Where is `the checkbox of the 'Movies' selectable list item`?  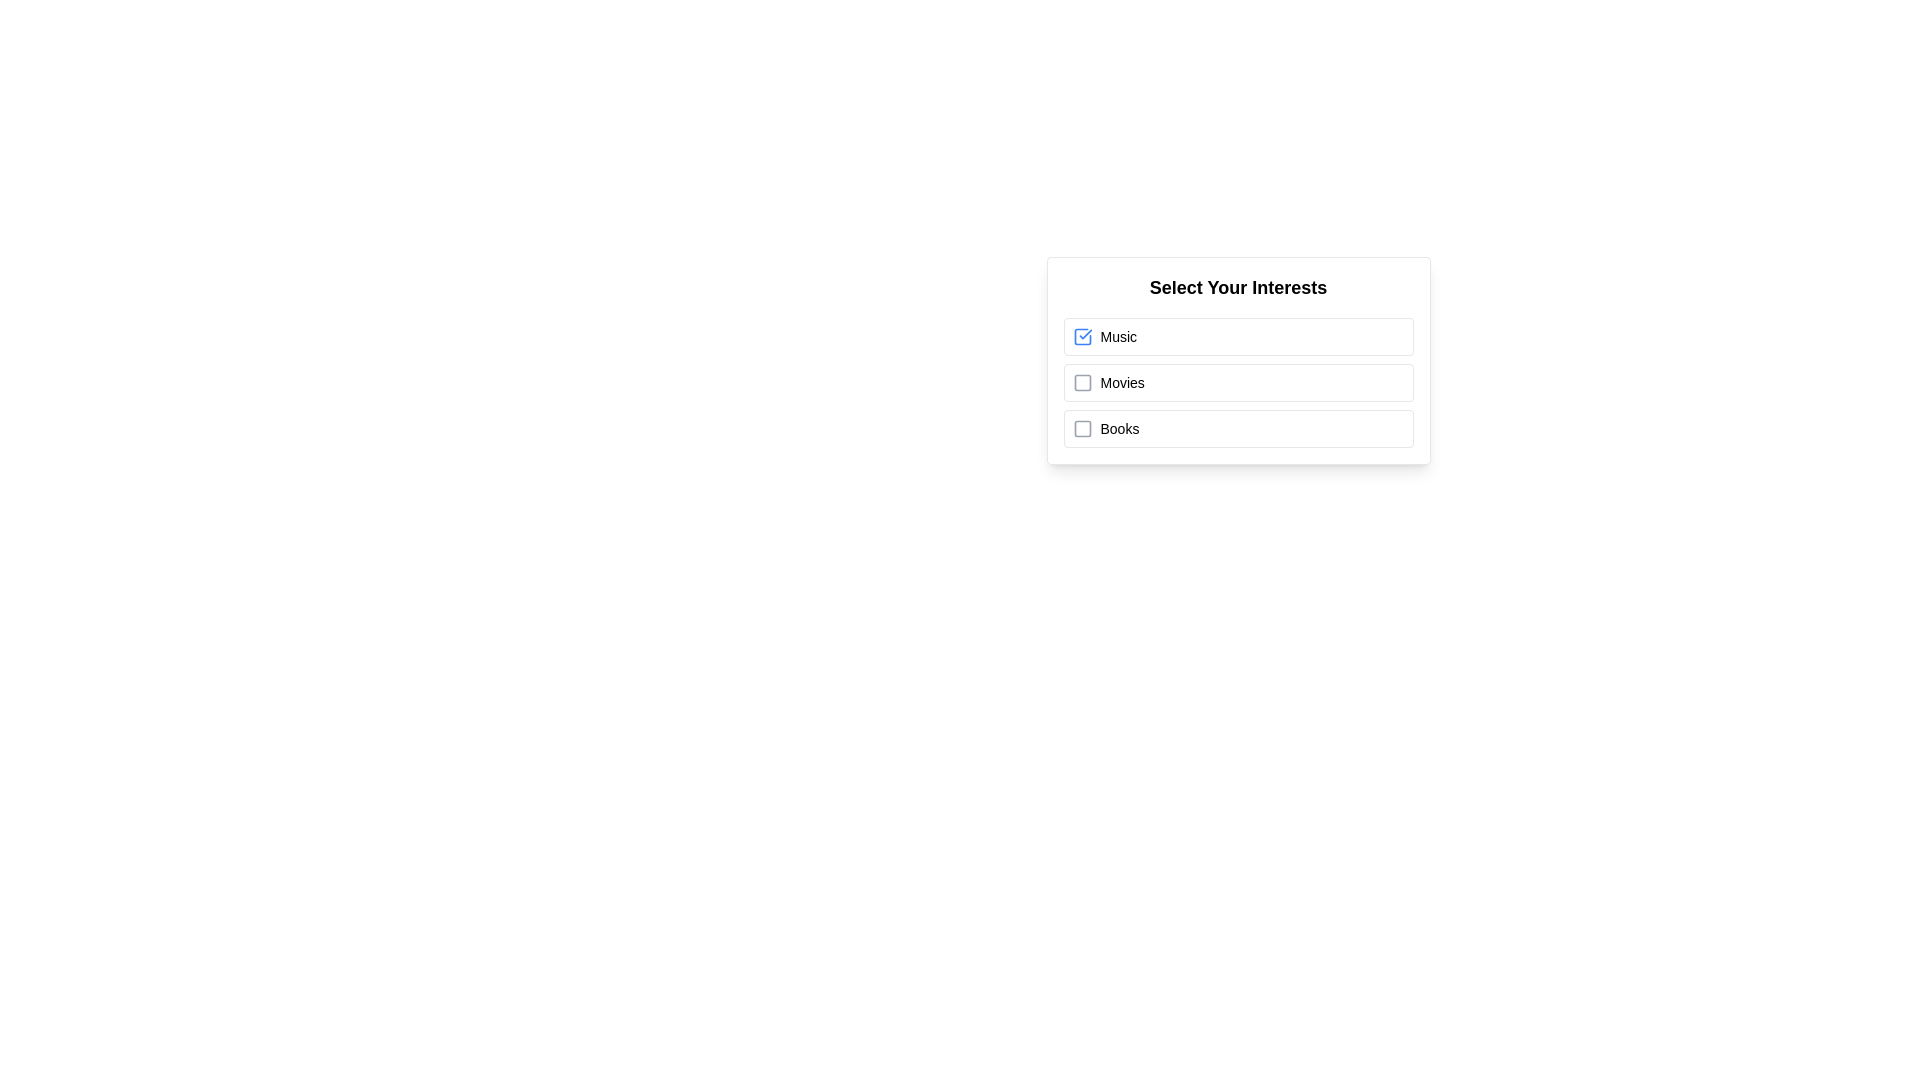 the checkbox of the 'Movies' selectable list item is located at coordinates (1237, 382).